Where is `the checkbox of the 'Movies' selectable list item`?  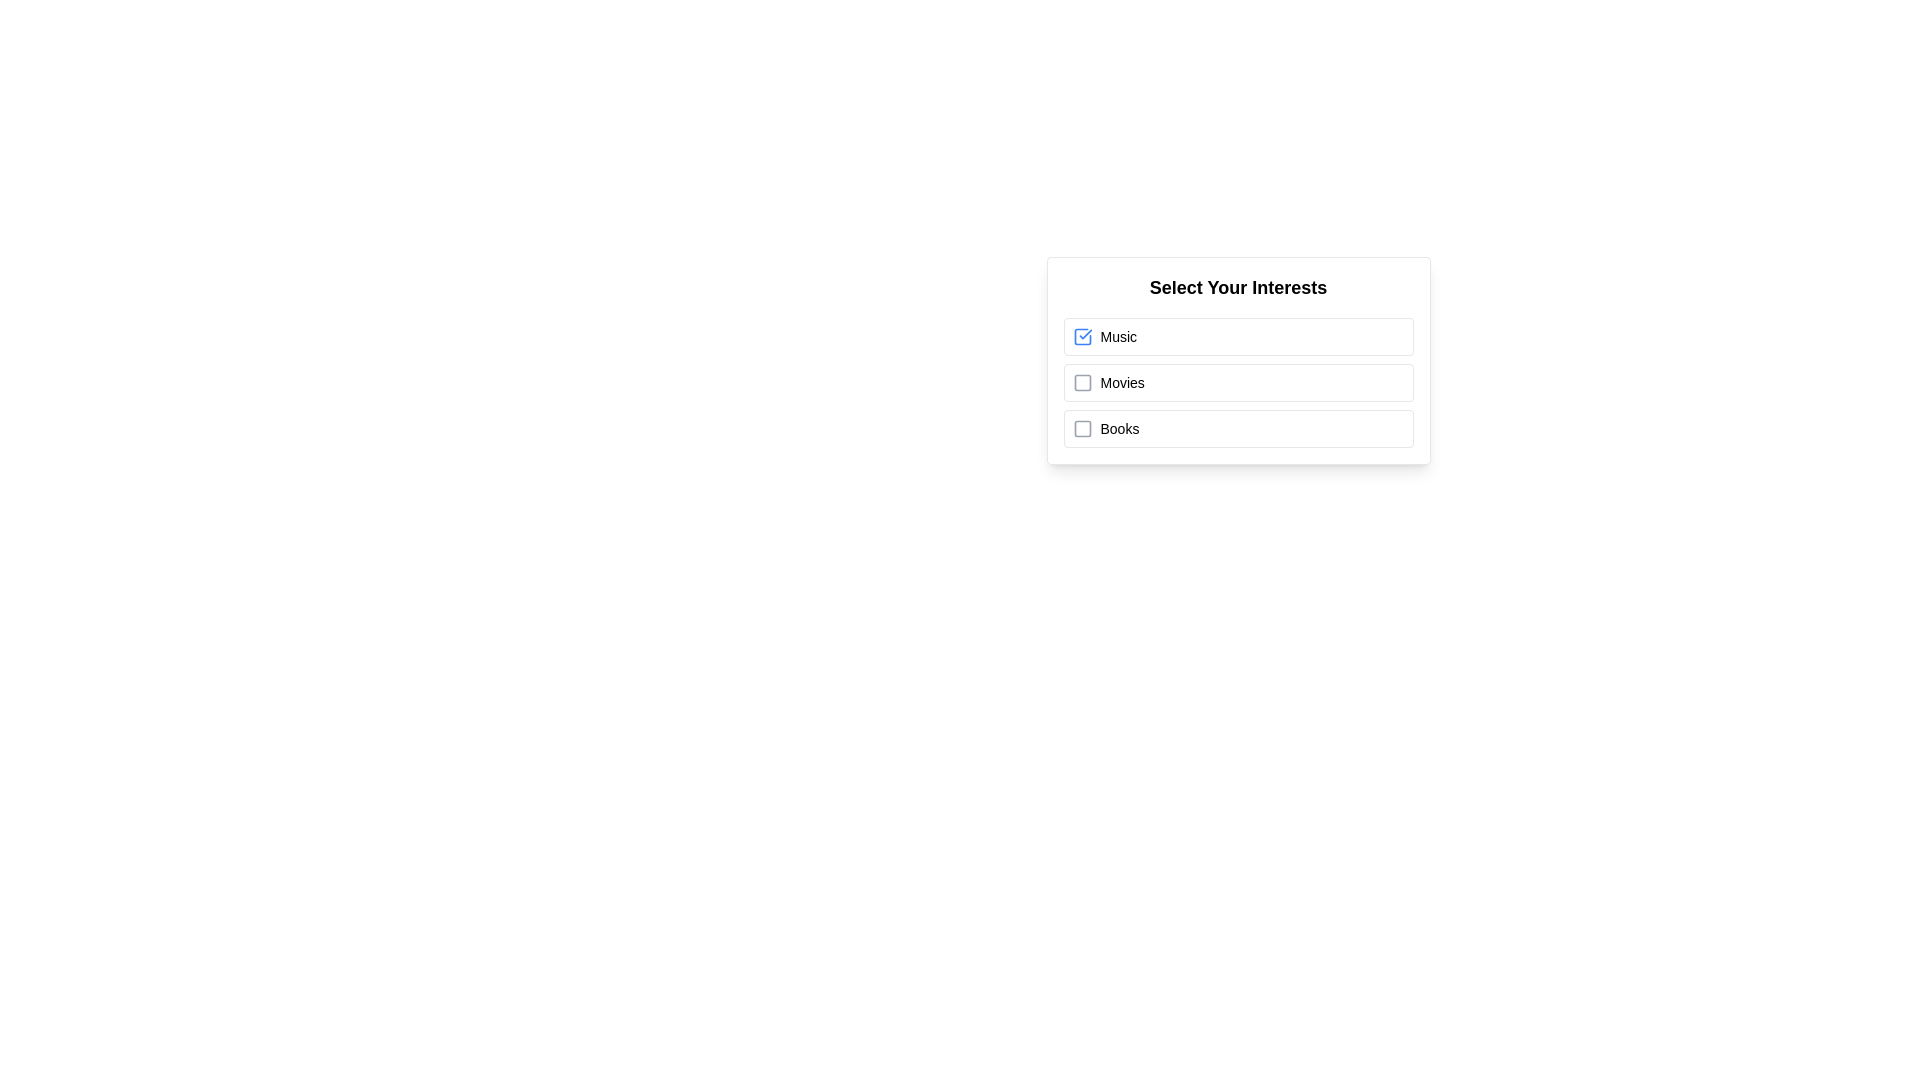 the checkbox of the 'Movies' selectable list item is located at coordinates (1237, 382).